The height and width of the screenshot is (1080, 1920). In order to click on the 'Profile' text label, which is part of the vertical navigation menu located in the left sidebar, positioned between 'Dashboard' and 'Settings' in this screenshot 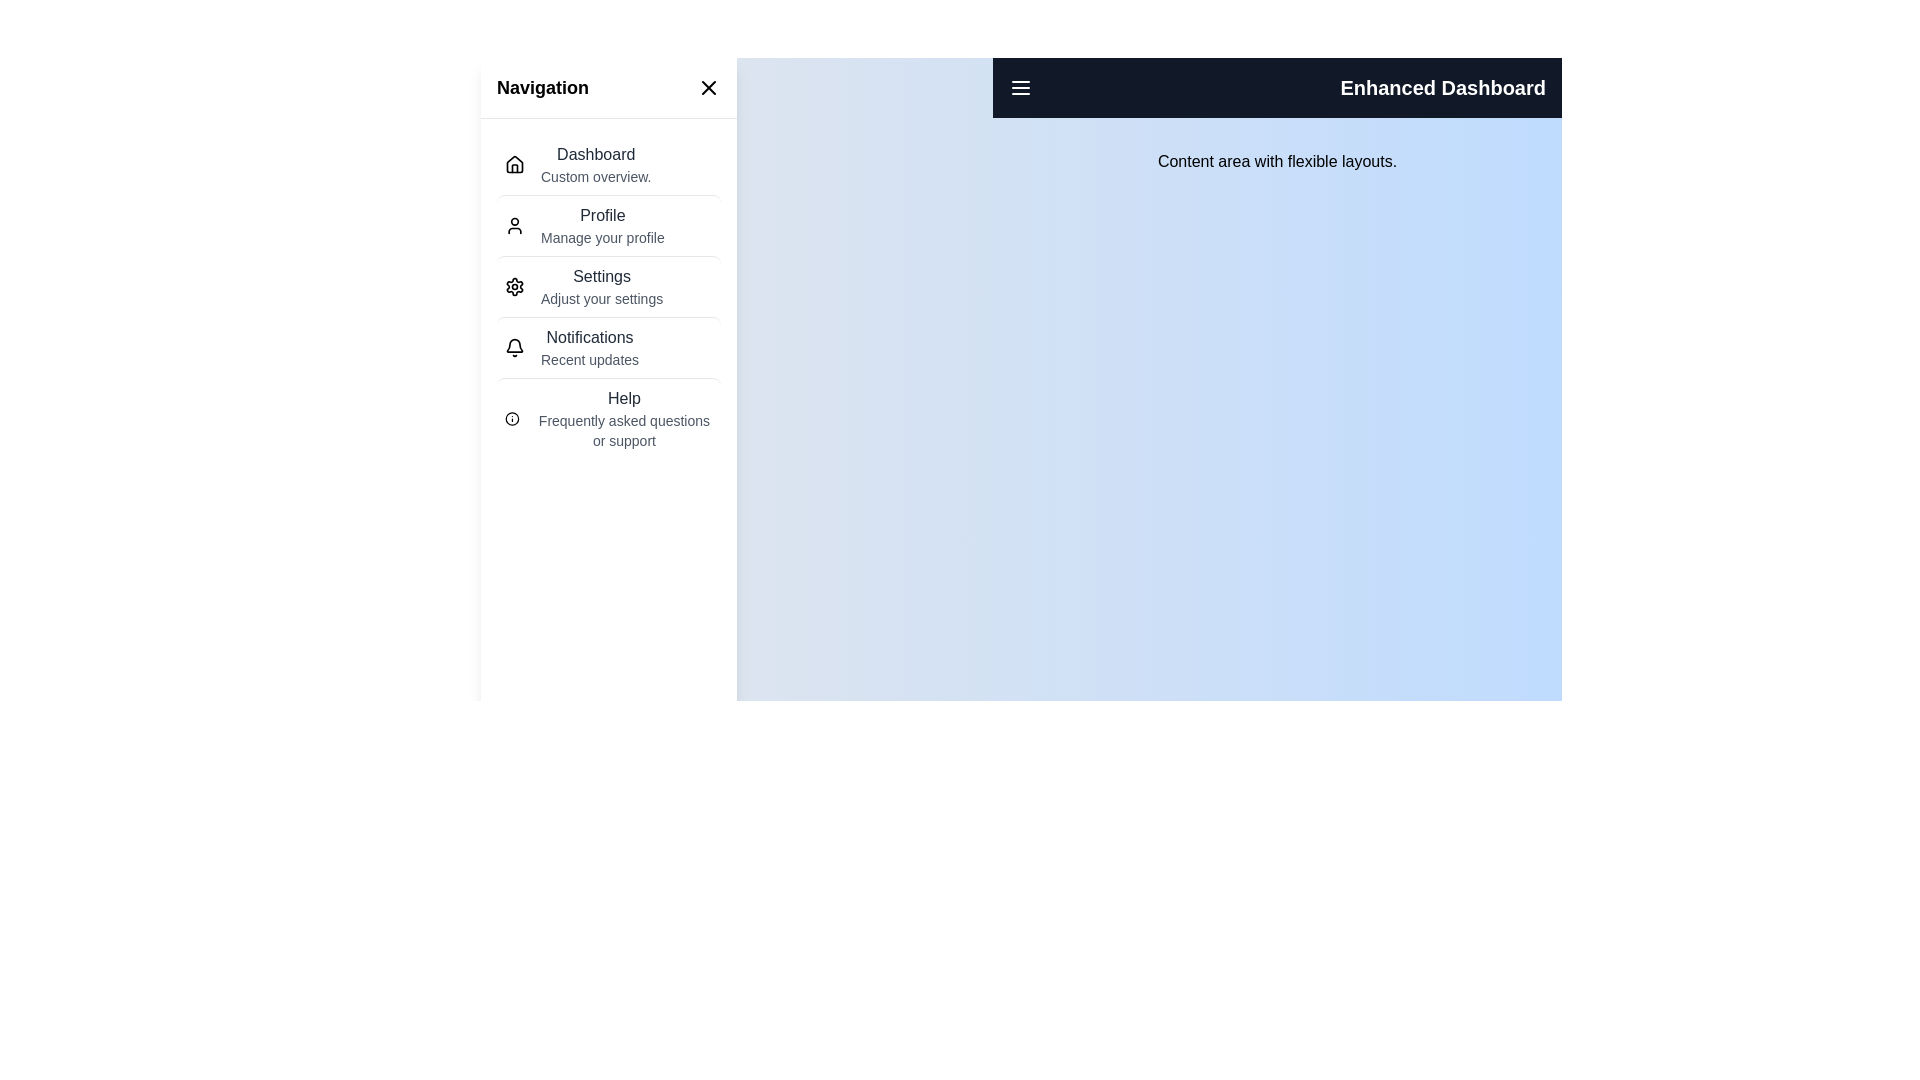, I will do `click(601, 216)`.